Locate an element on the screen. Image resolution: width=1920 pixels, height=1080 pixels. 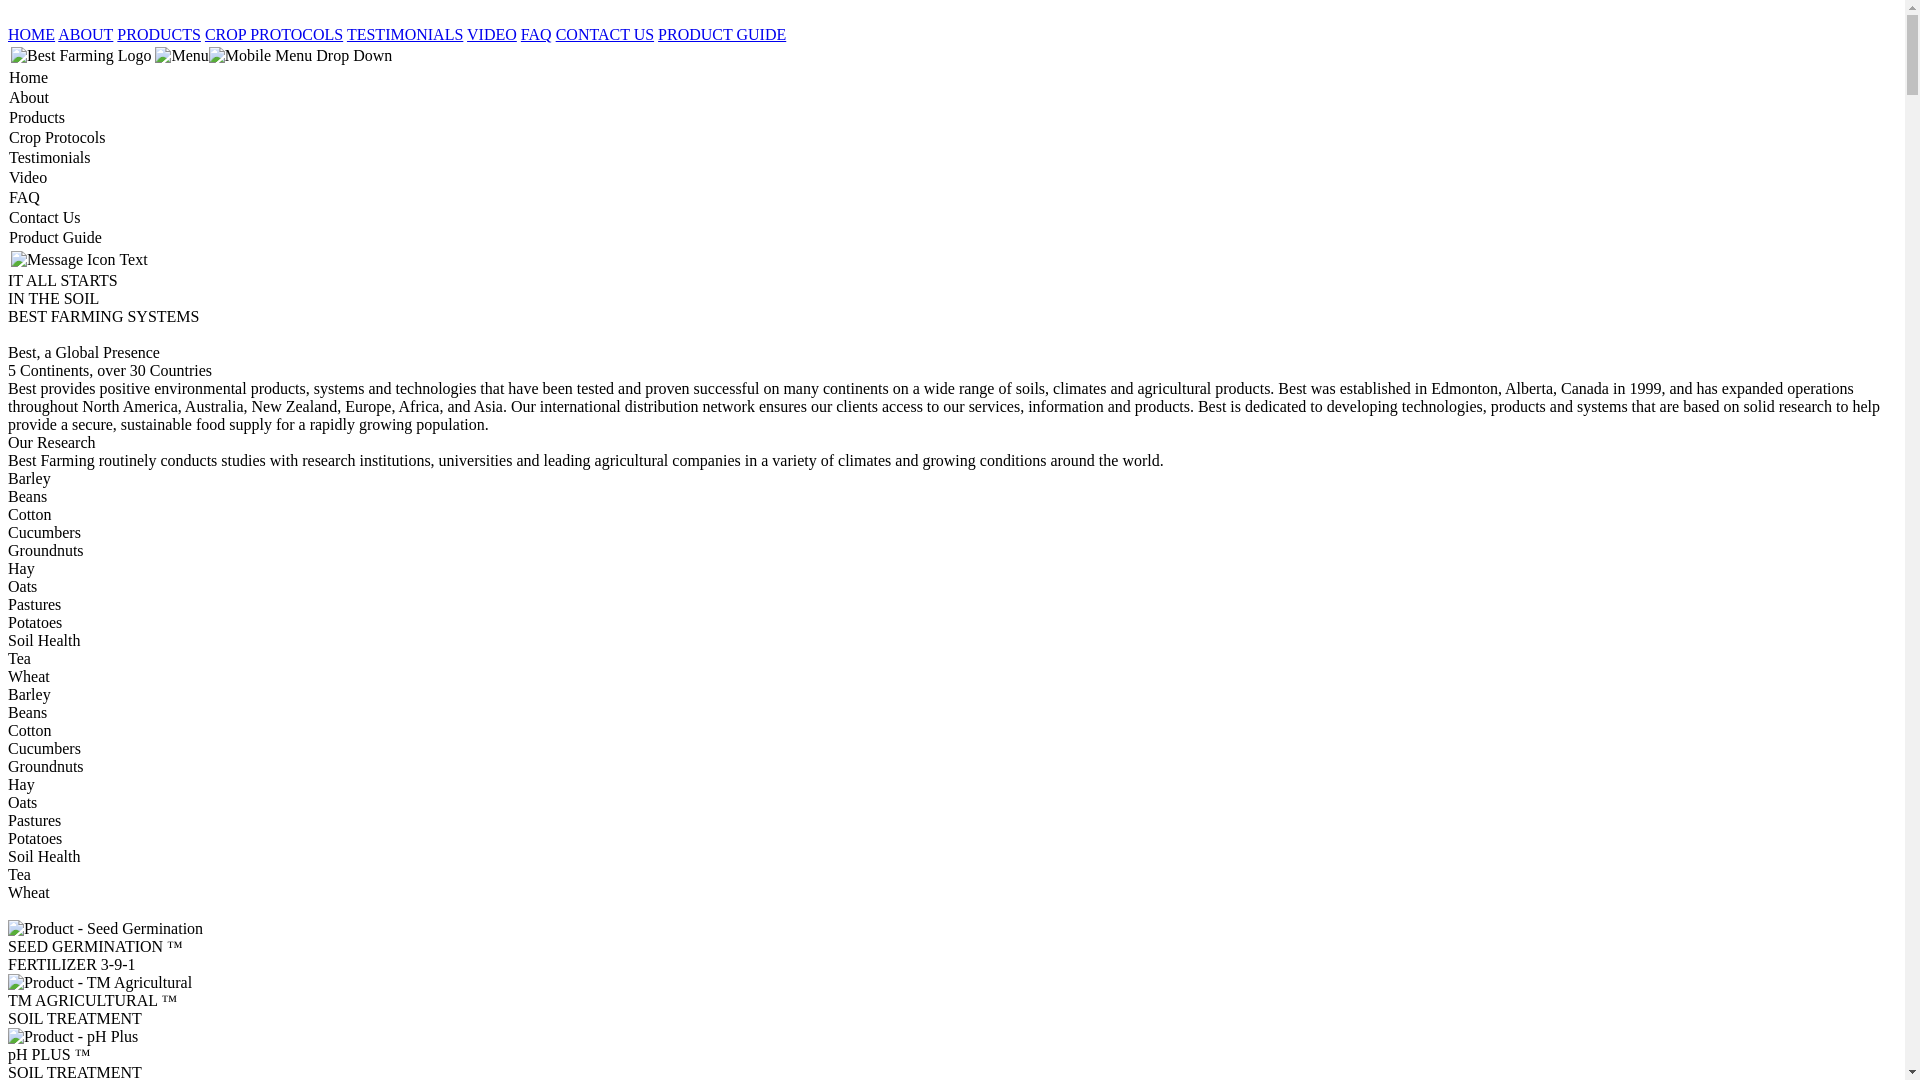
'Pastures' is located at coordinates (8, 604).